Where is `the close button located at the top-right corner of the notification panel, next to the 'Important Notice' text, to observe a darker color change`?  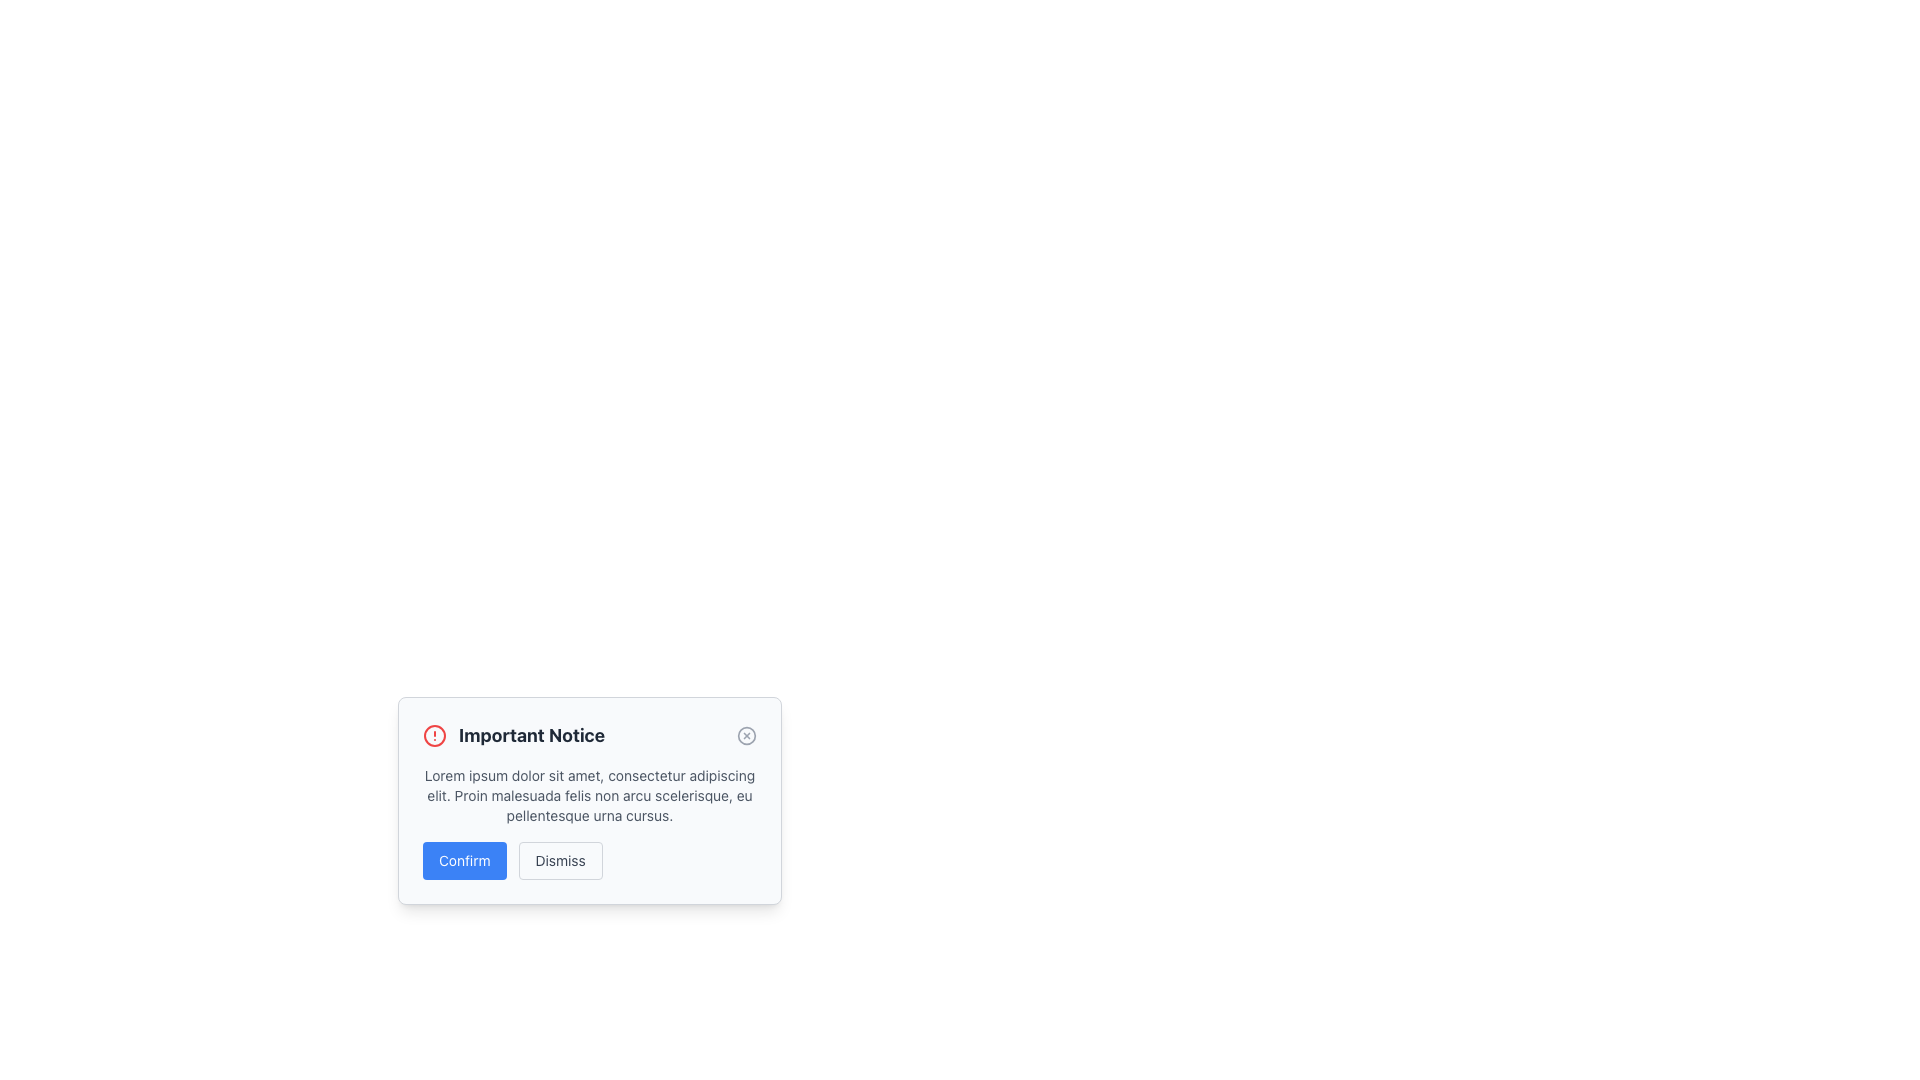
the close button located at the top-right corner of the notification panel, next to the 'Important Notice' text, to observe a darker color change is located at coordinates (746, 736).